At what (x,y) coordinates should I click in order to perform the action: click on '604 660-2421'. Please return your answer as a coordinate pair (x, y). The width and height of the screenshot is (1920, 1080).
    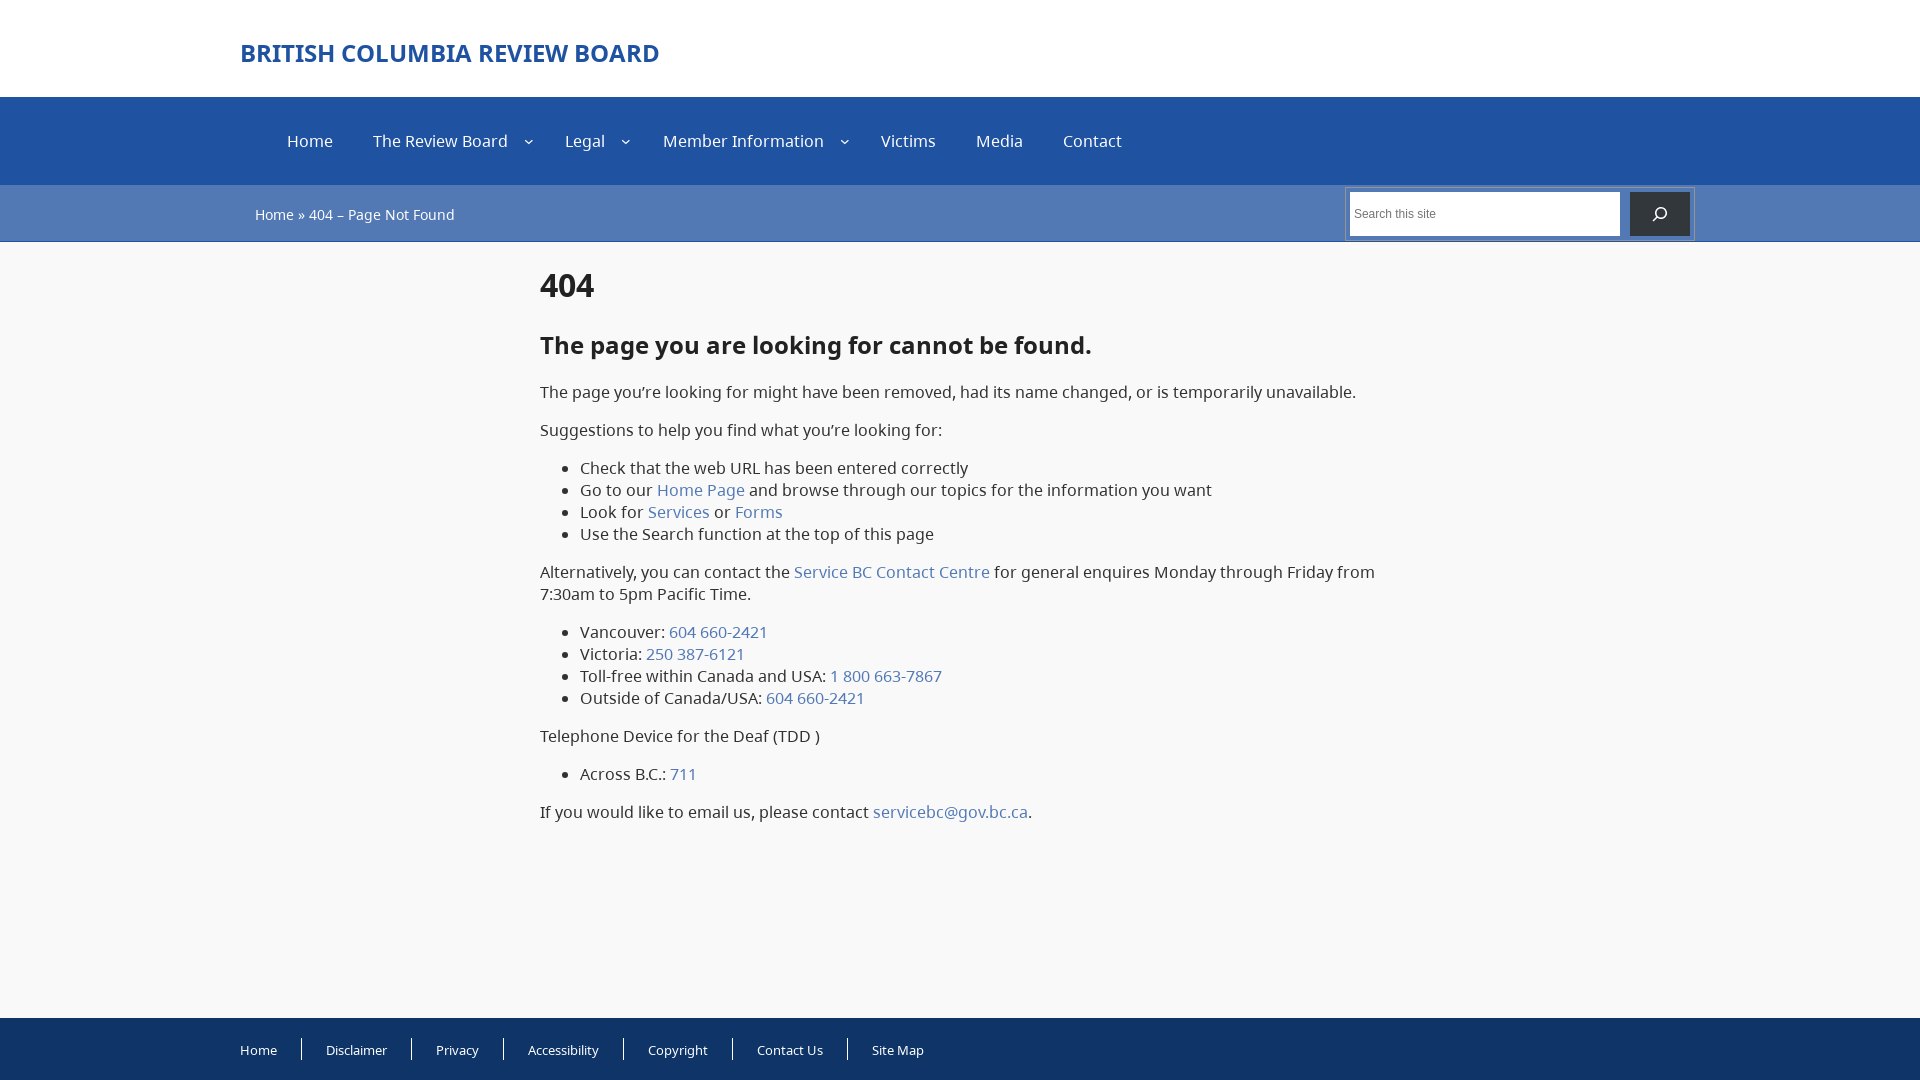
    Looking at the image, I should click on (815, 697).